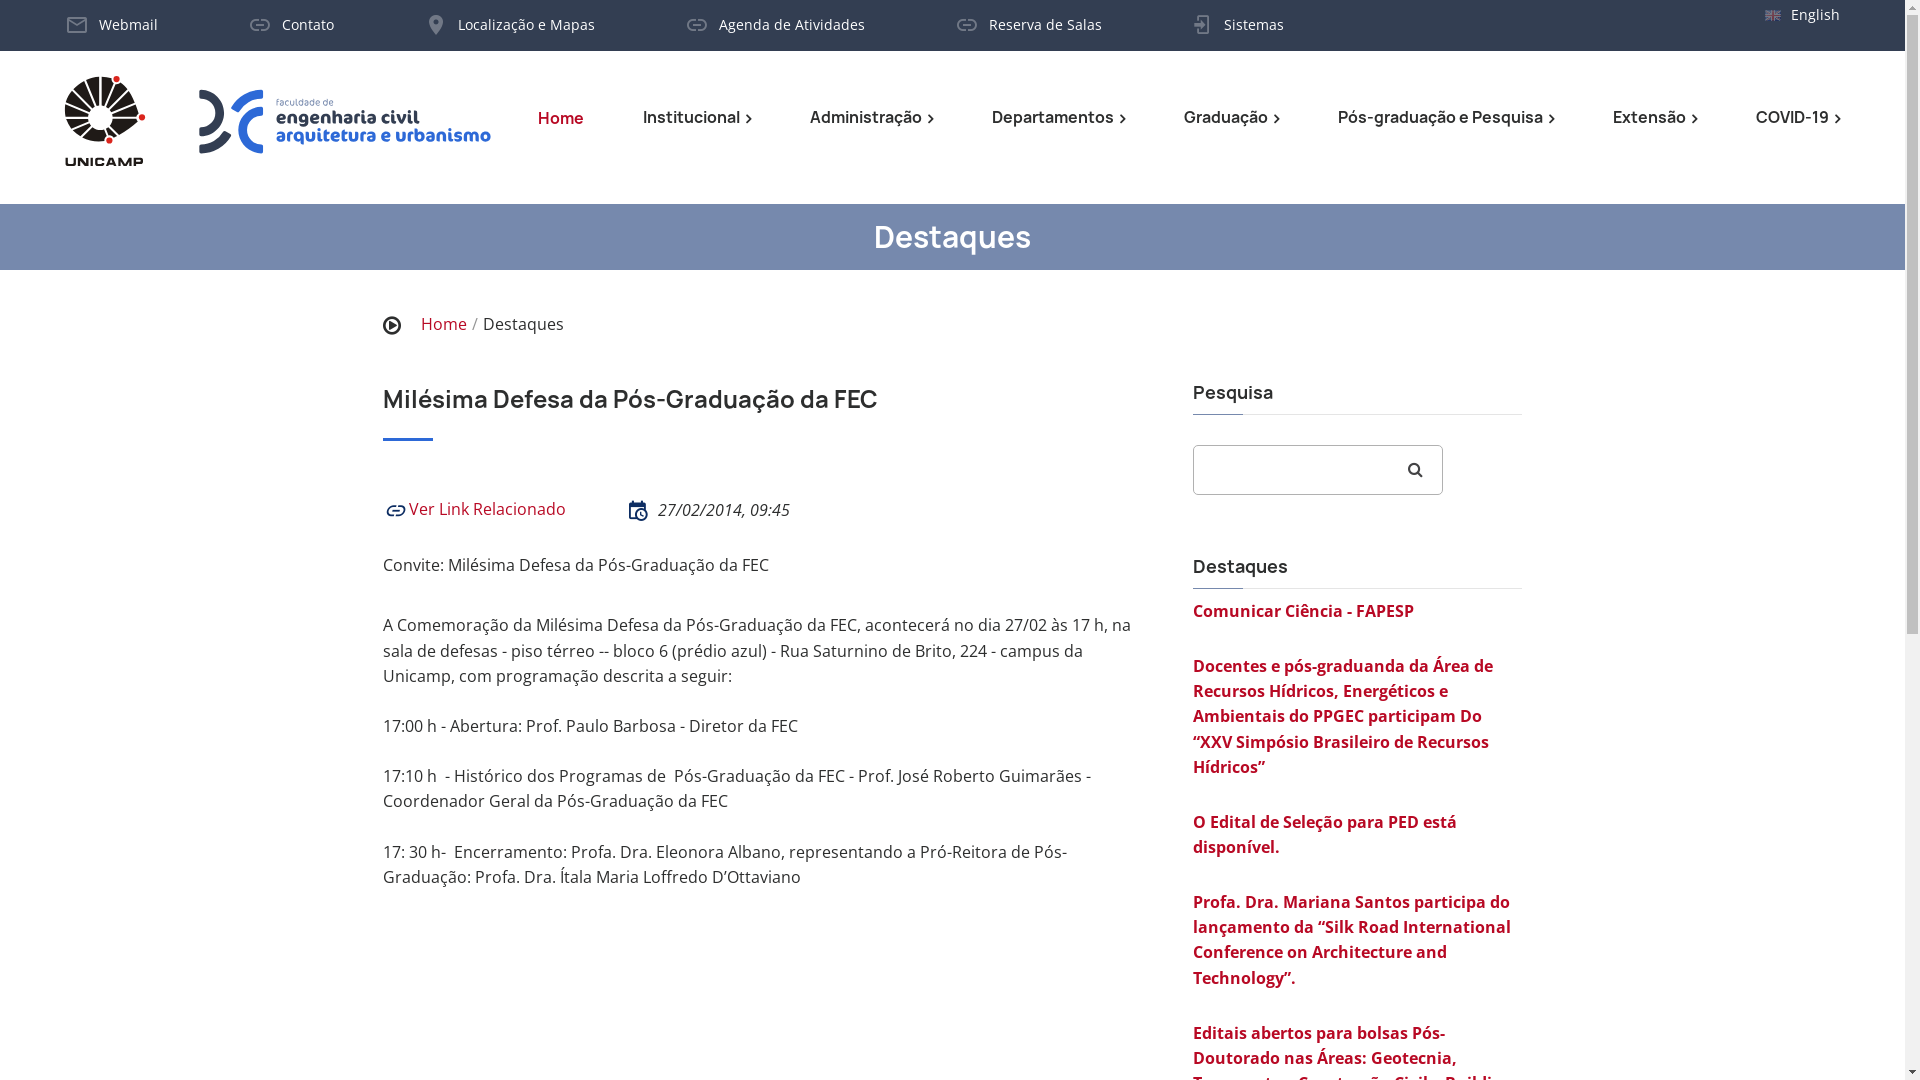 The image size is (1920, 1080). What do you see at coordinates (643, 118) in the screenshot?
I see `'Institucional'` at bounding box center [643, 118].